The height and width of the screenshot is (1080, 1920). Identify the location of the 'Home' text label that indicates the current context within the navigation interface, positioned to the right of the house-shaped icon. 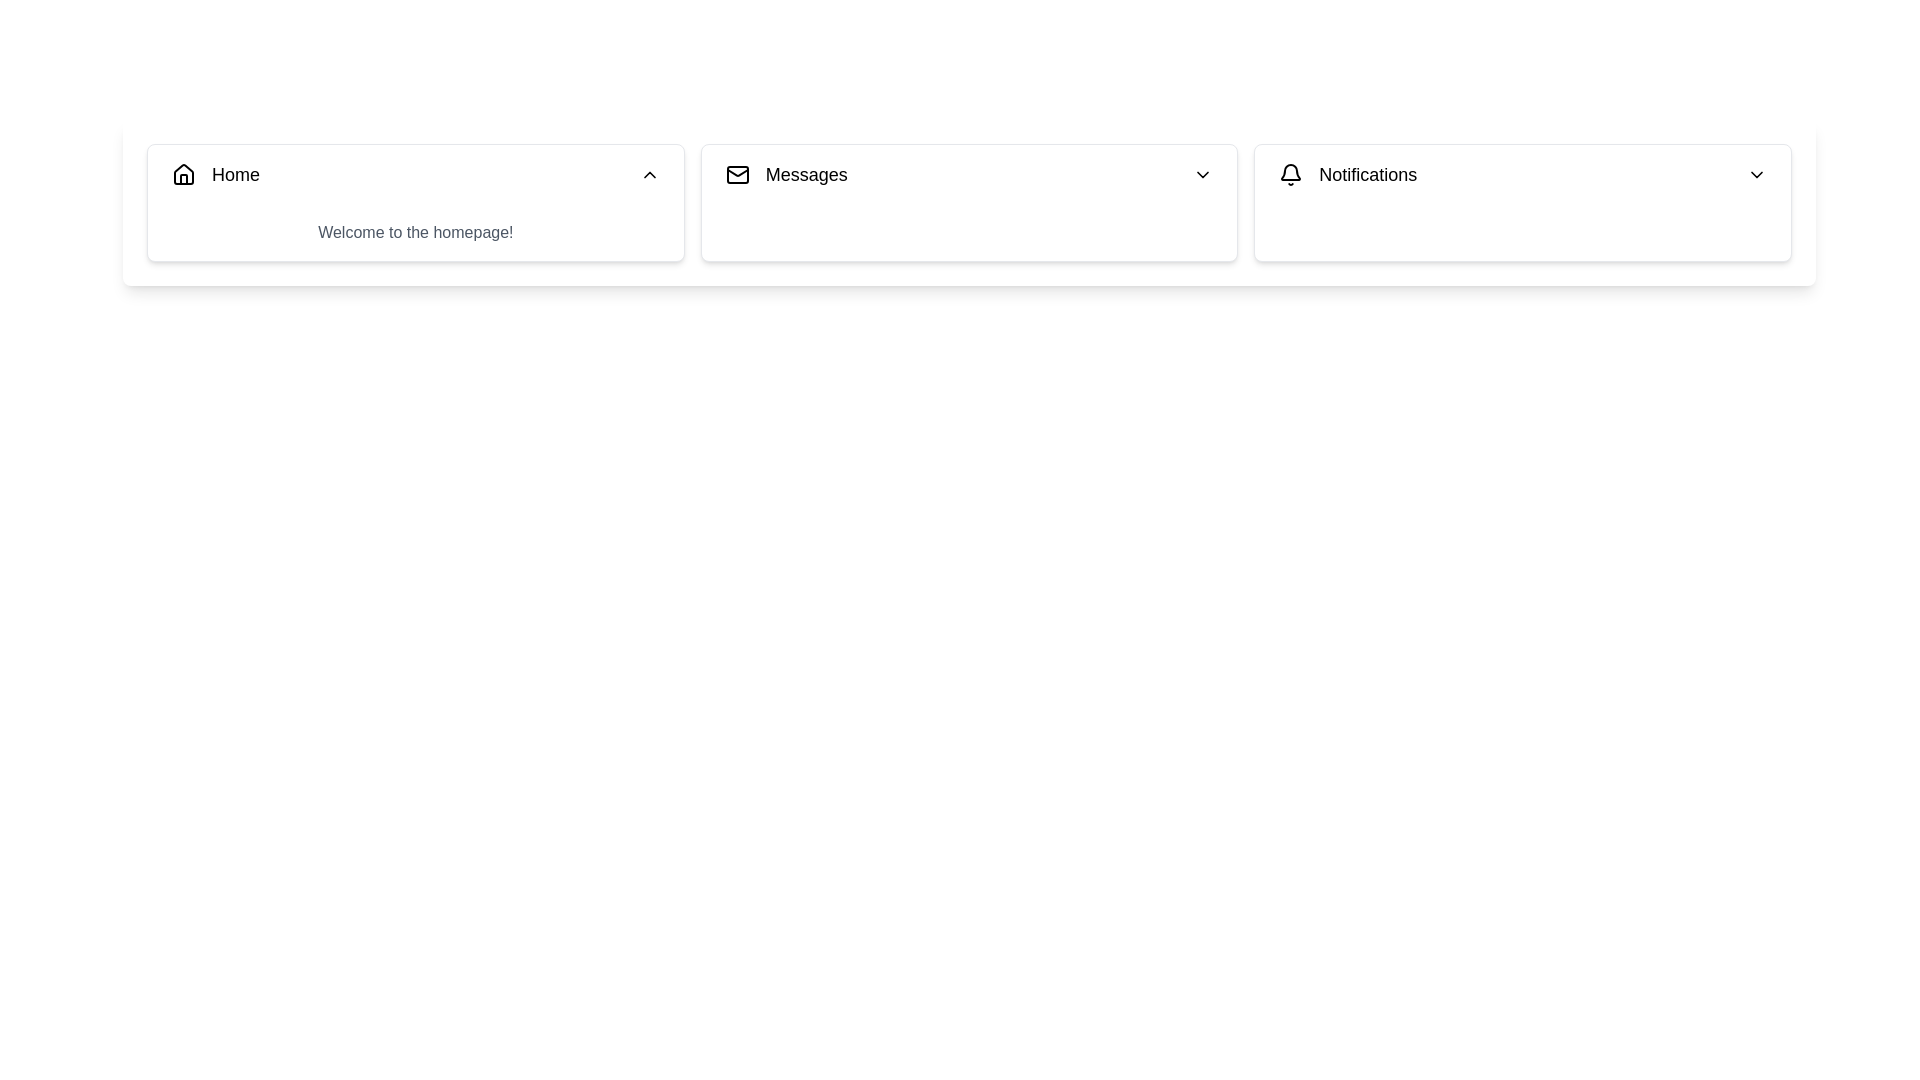
(235, 173).